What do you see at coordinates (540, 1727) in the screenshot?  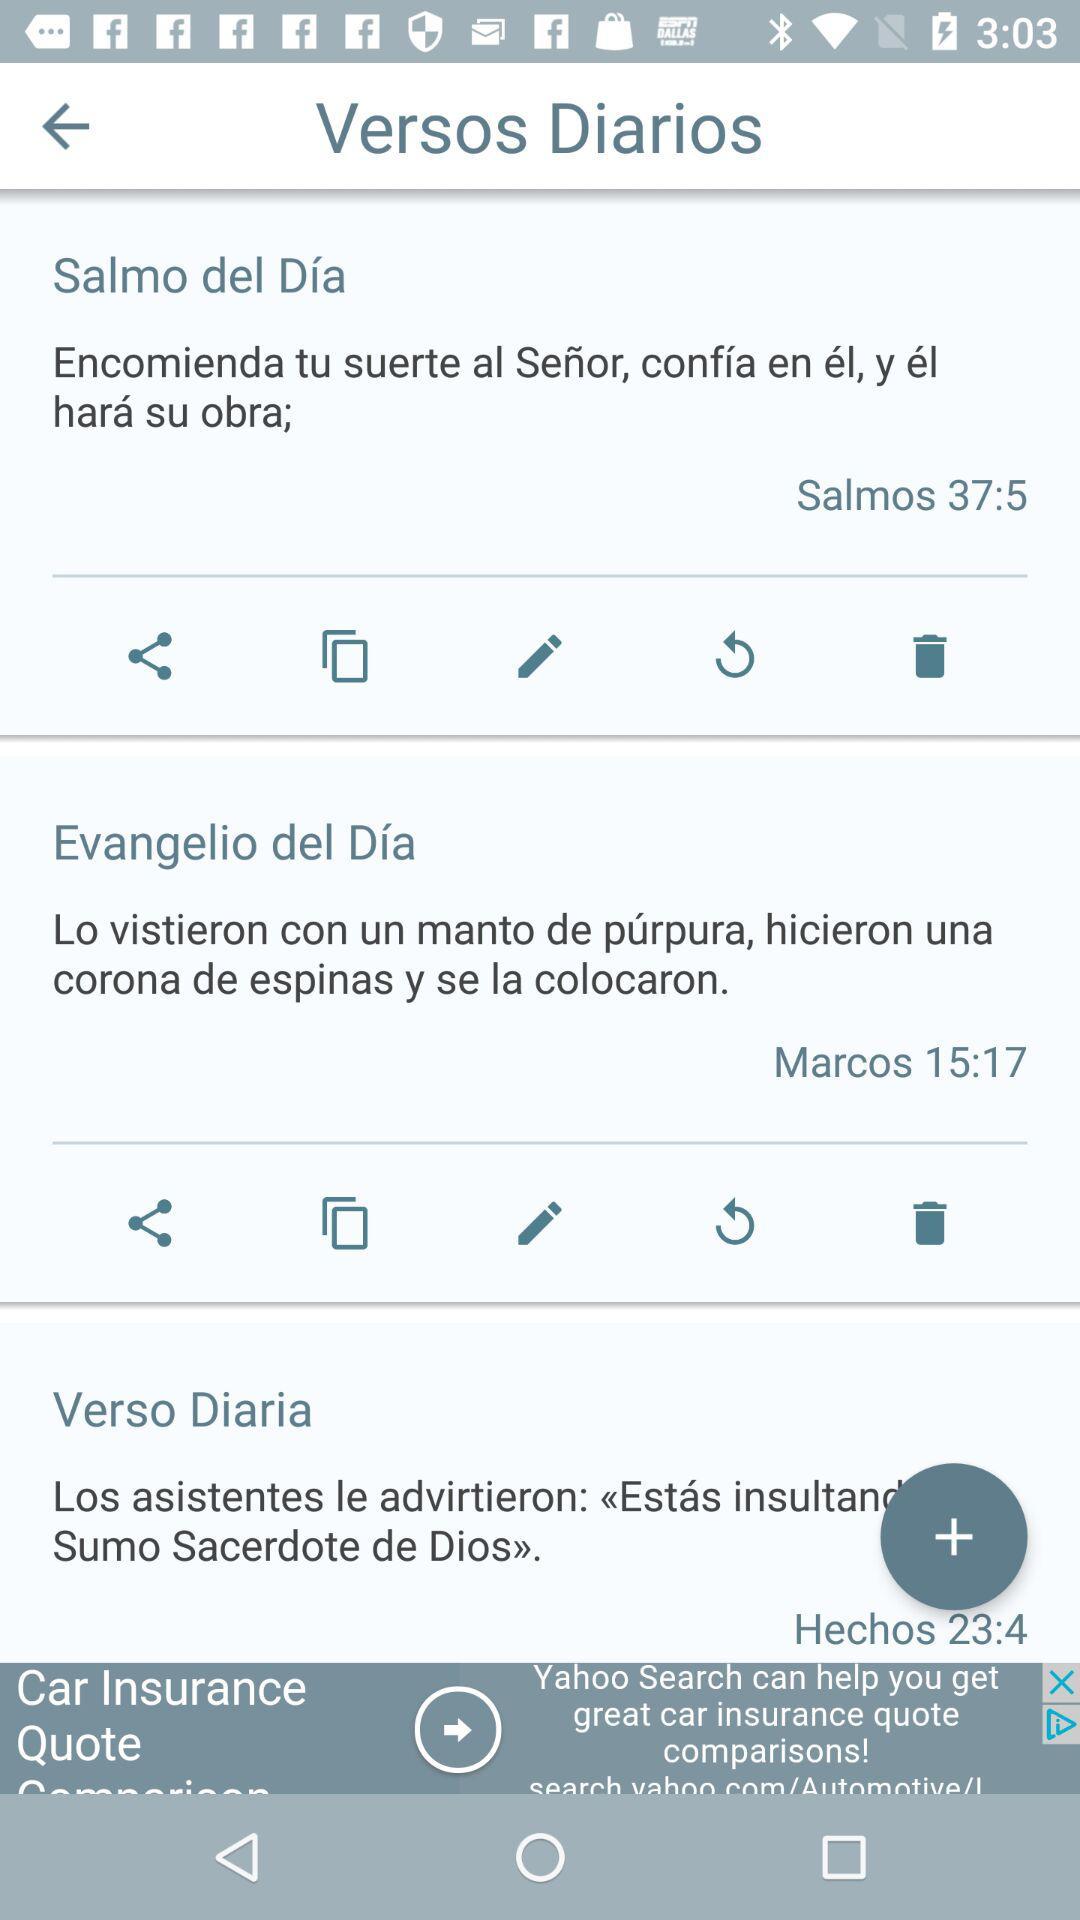 I see `advertisement` at bounding box center [540, 1727].